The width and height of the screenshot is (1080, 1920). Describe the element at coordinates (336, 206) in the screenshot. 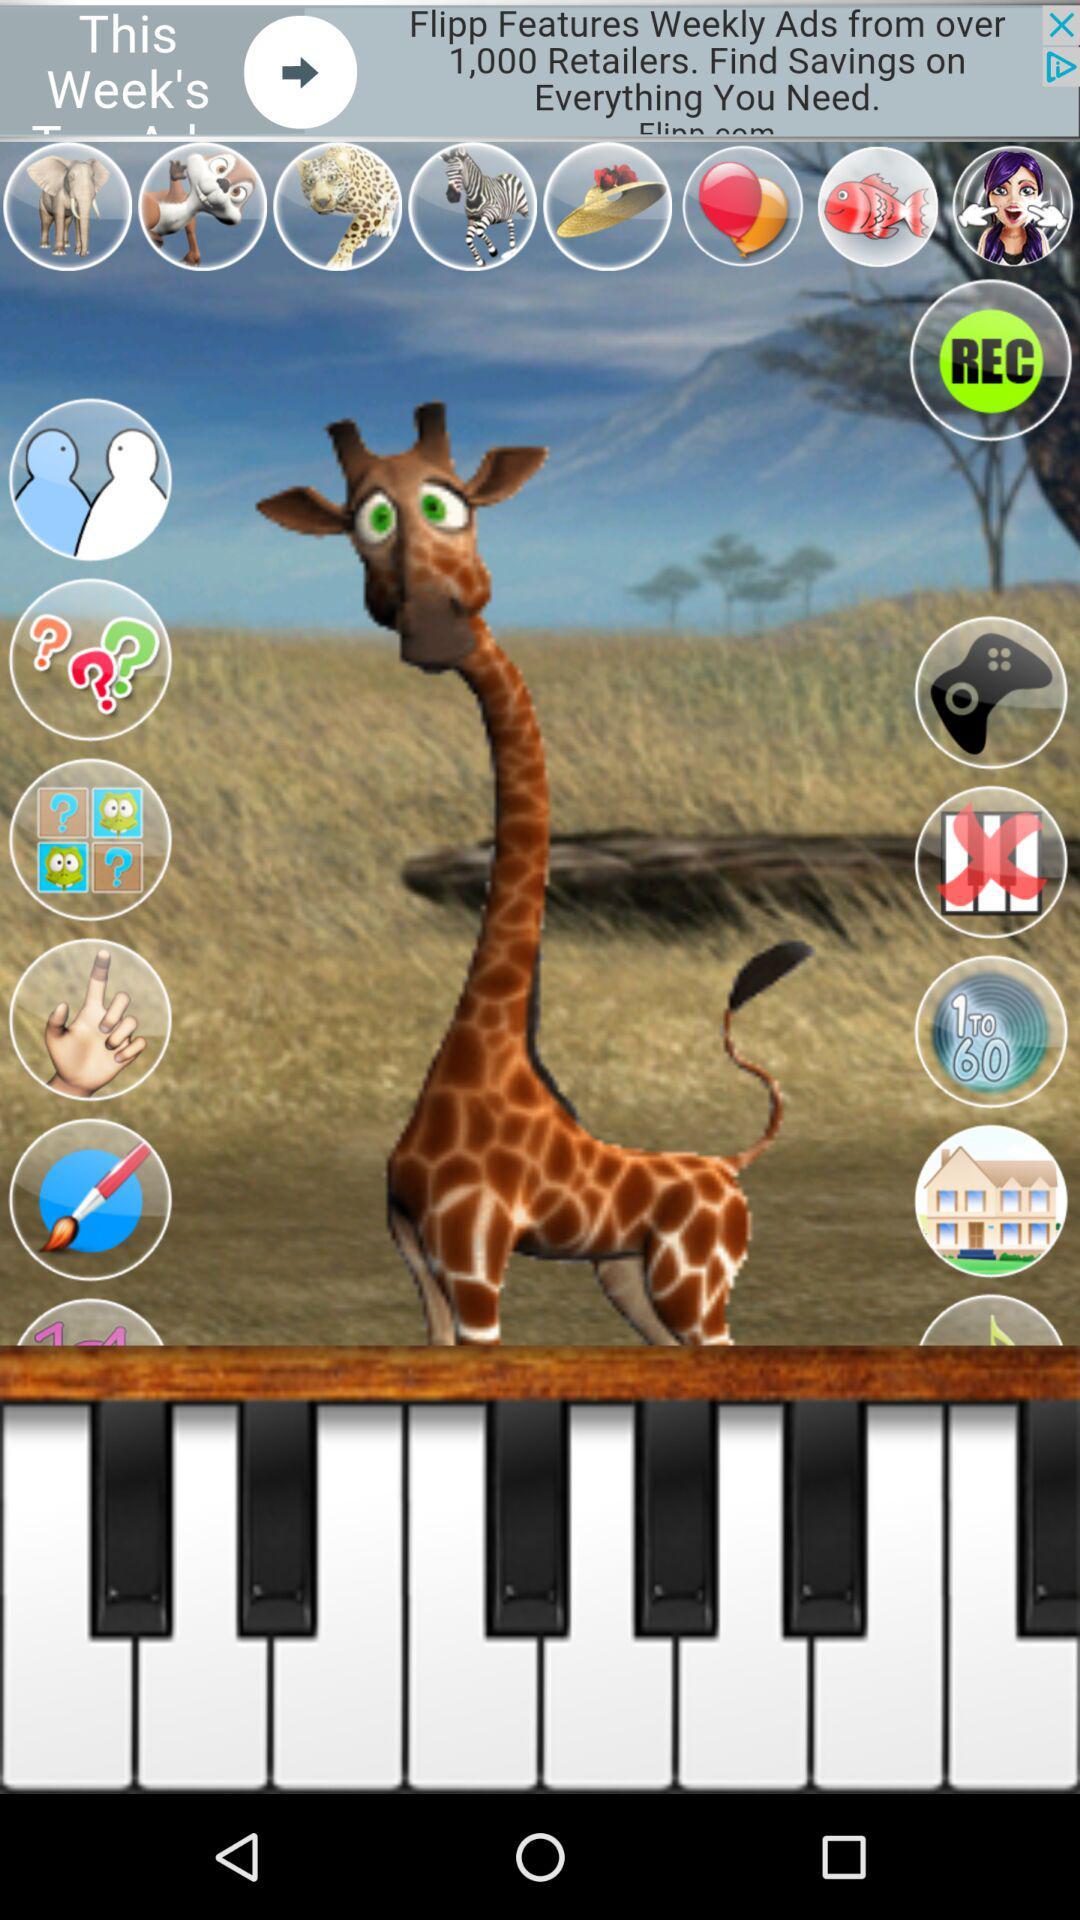

I see `the third image in the first row from the top` at that location.